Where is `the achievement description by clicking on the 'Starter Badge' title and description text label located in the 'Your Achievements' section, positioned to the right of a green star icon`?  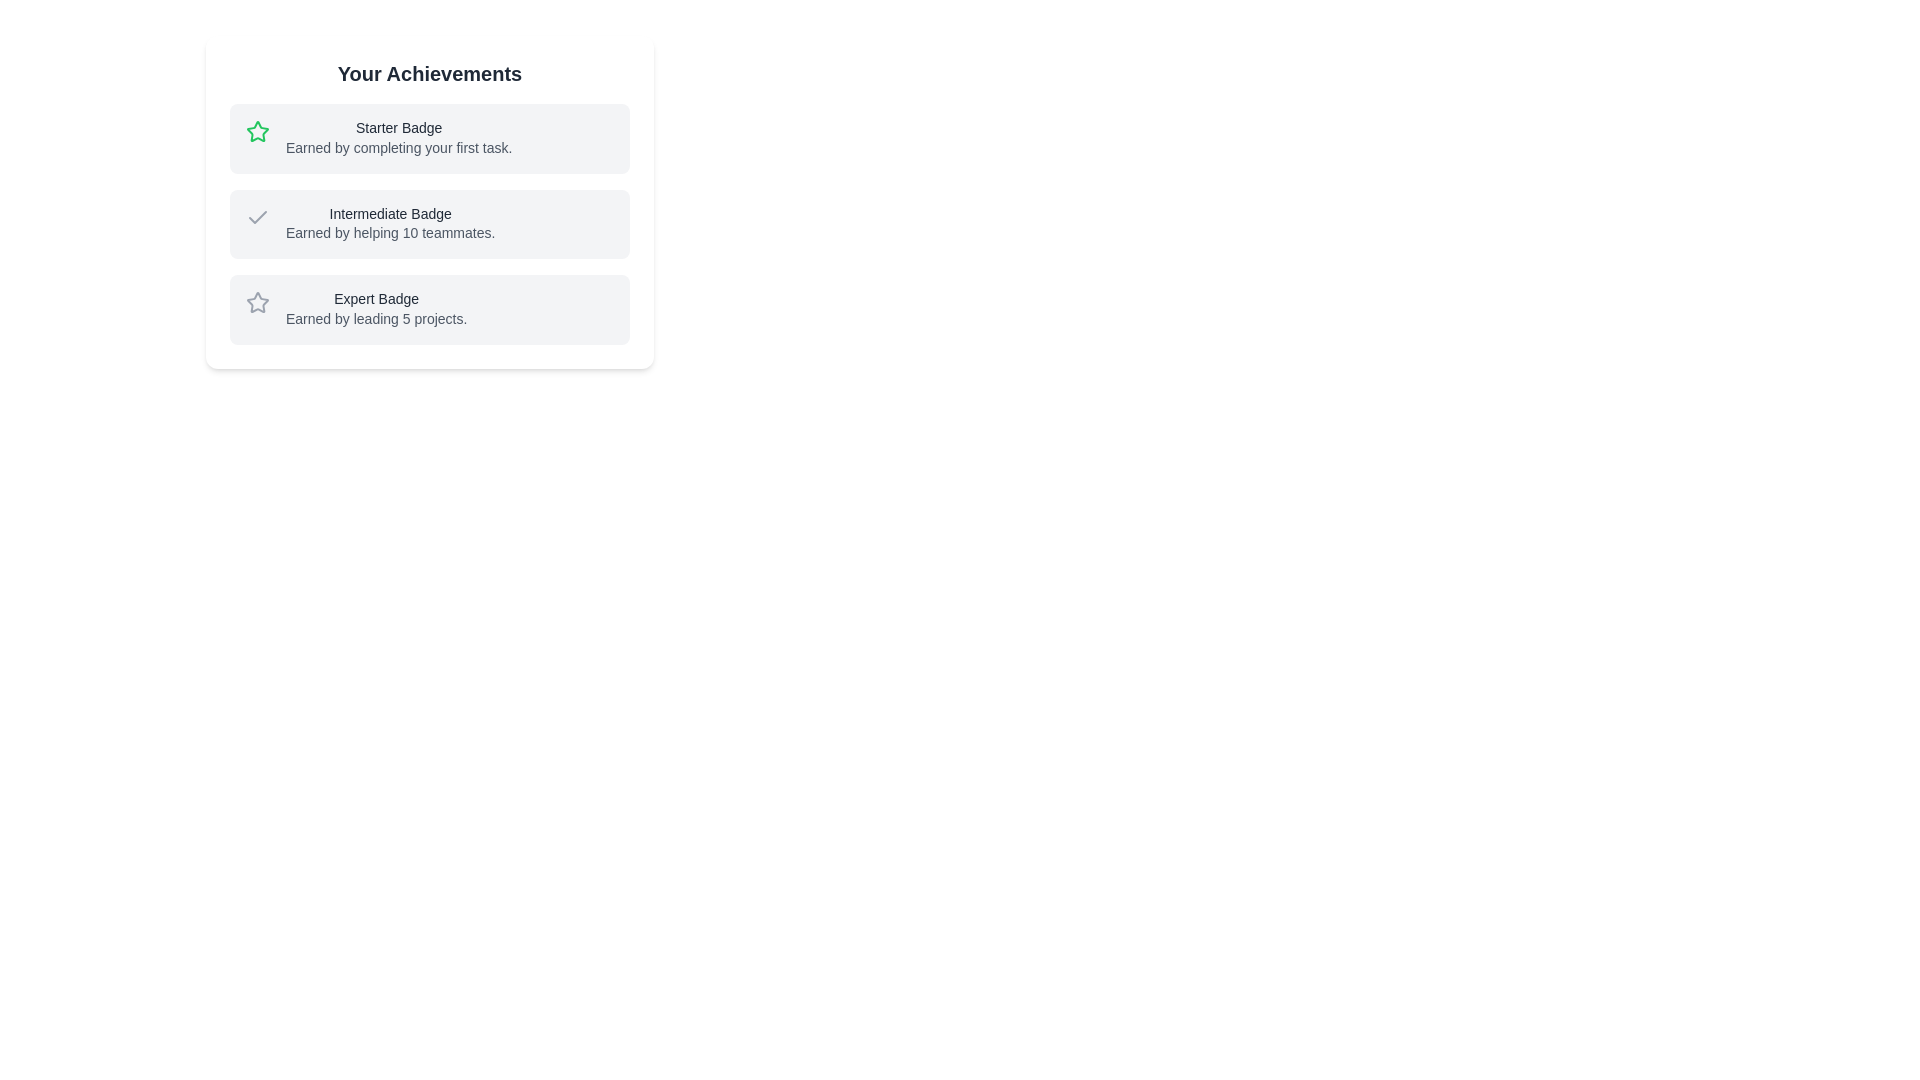 the achievement description by clicking on the 'Starter Badge' title and description text label located in the 'Your Achievements' section, positioned to the right of a green star icon is located at coordinates (399, 137).